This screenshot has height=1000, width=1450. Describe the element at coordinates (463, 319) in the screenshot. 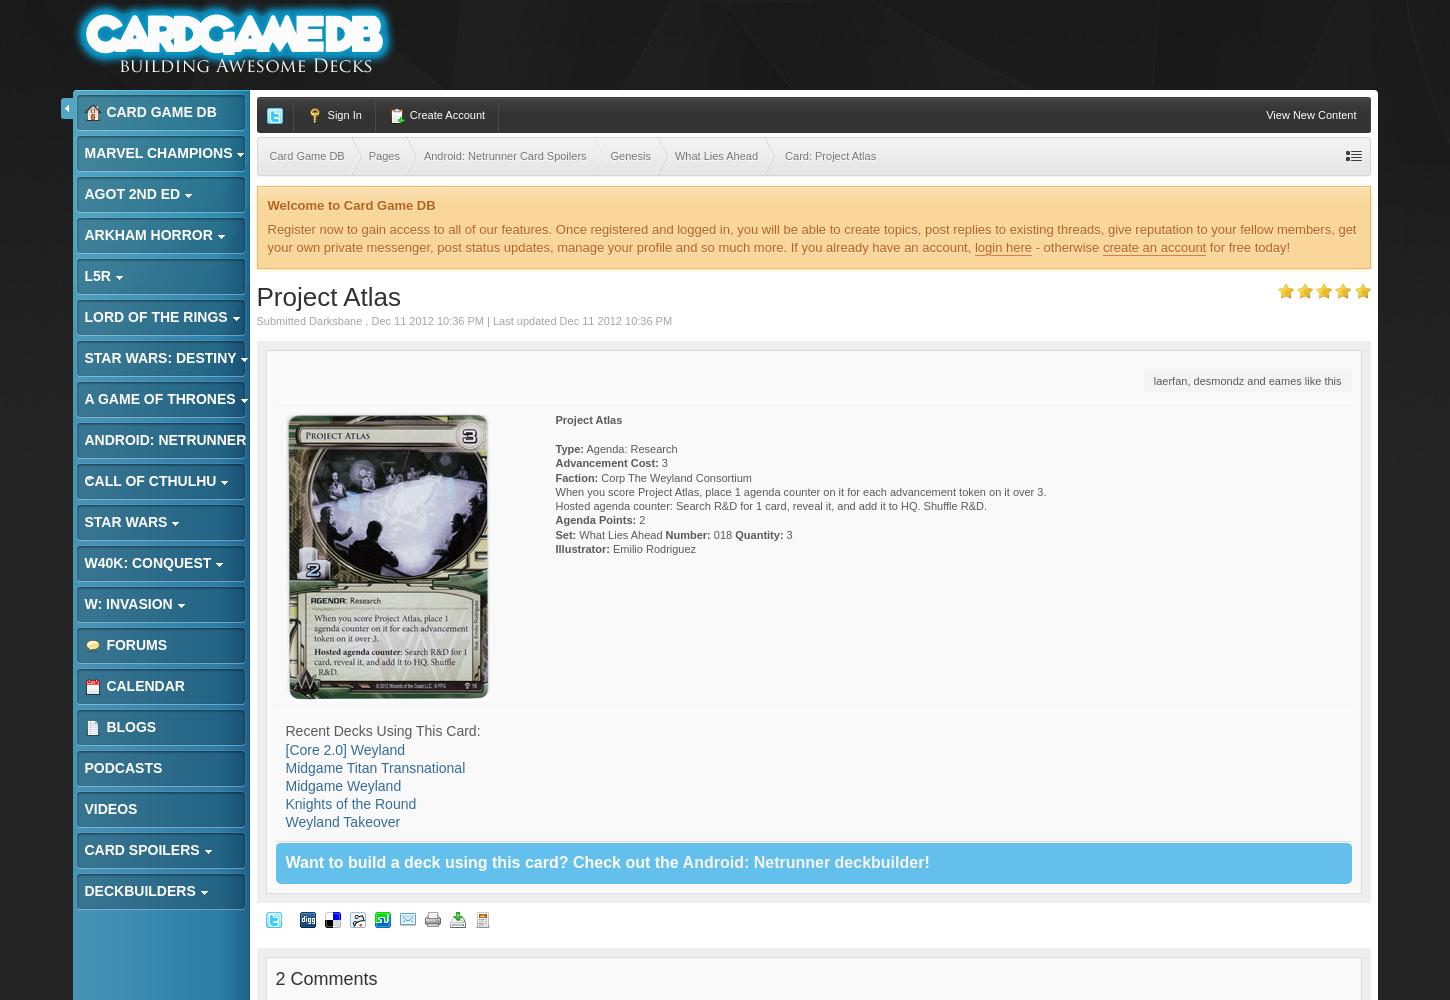

I see `'Submitted 
	Darksbane
, Dec 11 2012 10:36 PM | Last updated Dec 11 2012 10:36 PM'` at that location.